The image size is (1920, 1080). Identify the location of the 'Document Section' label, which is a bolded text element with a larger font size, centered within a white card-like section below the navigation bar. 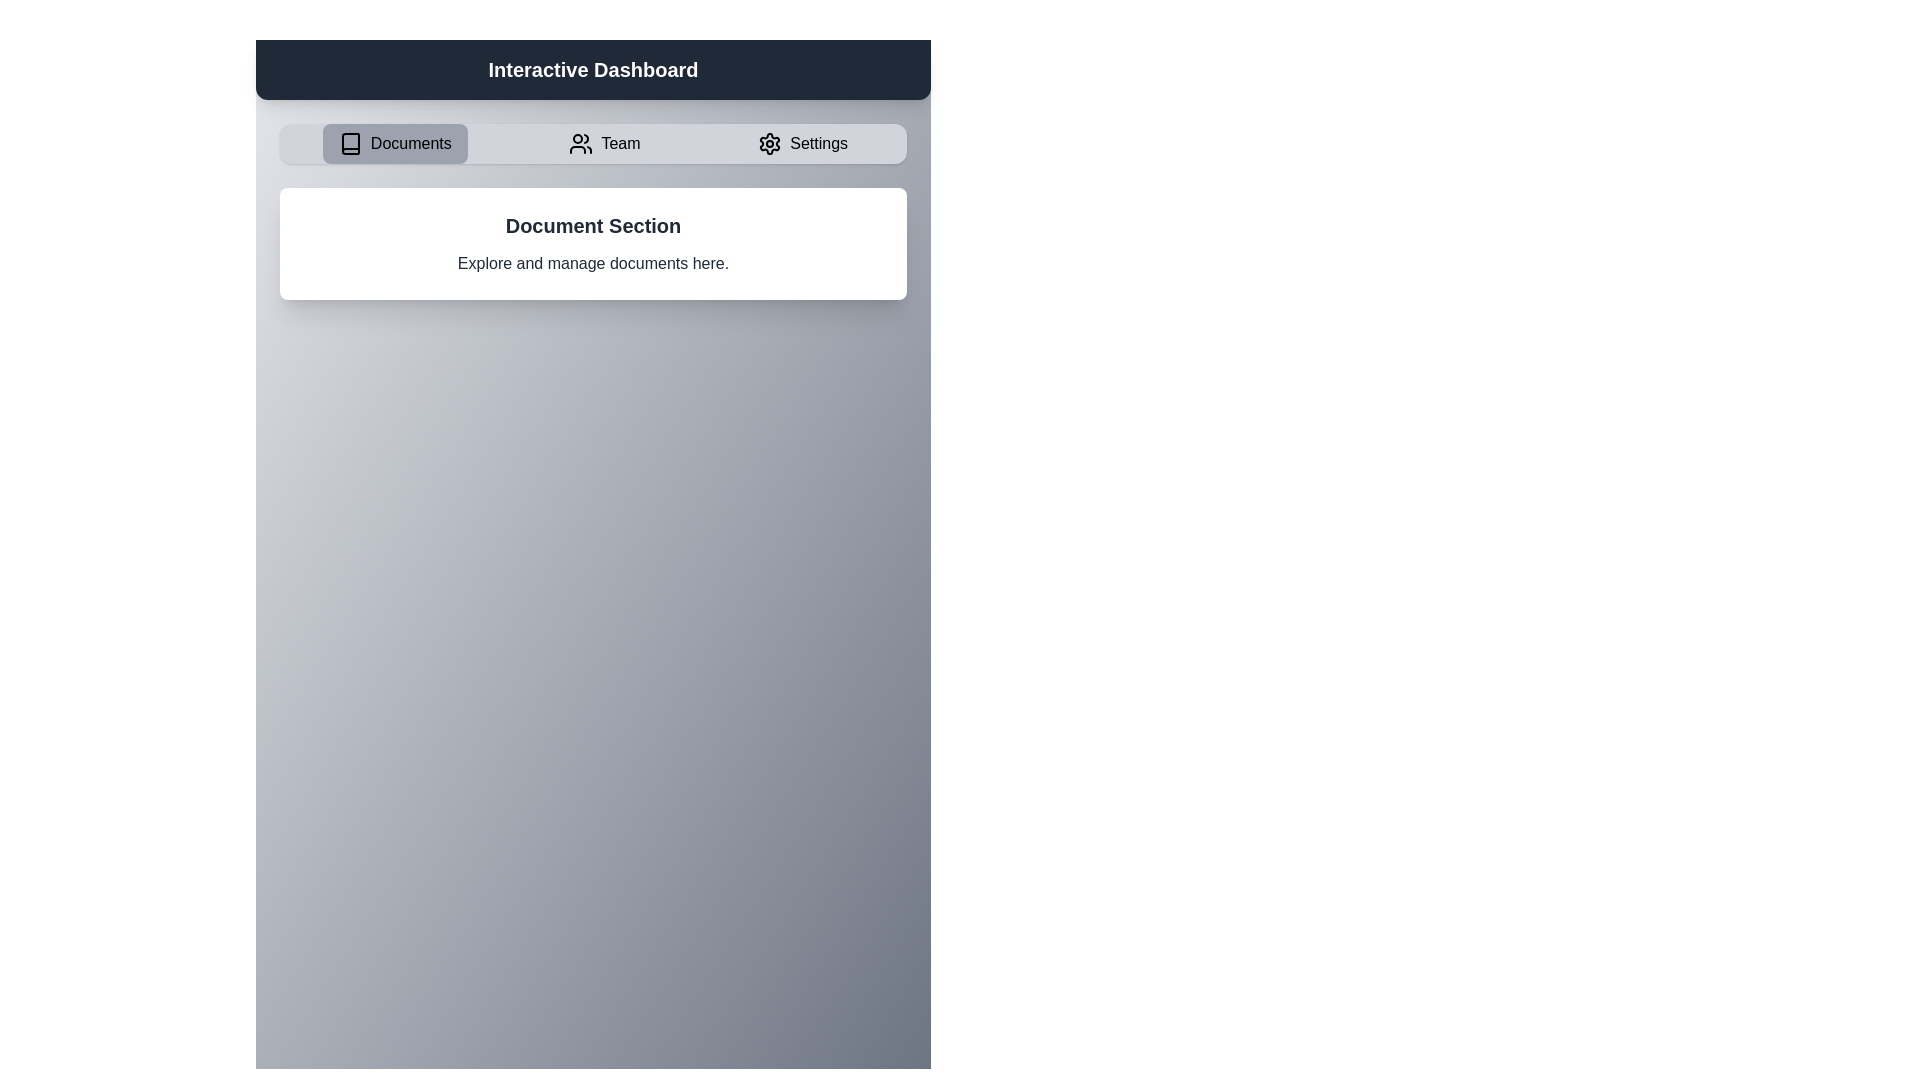
(592, 225).